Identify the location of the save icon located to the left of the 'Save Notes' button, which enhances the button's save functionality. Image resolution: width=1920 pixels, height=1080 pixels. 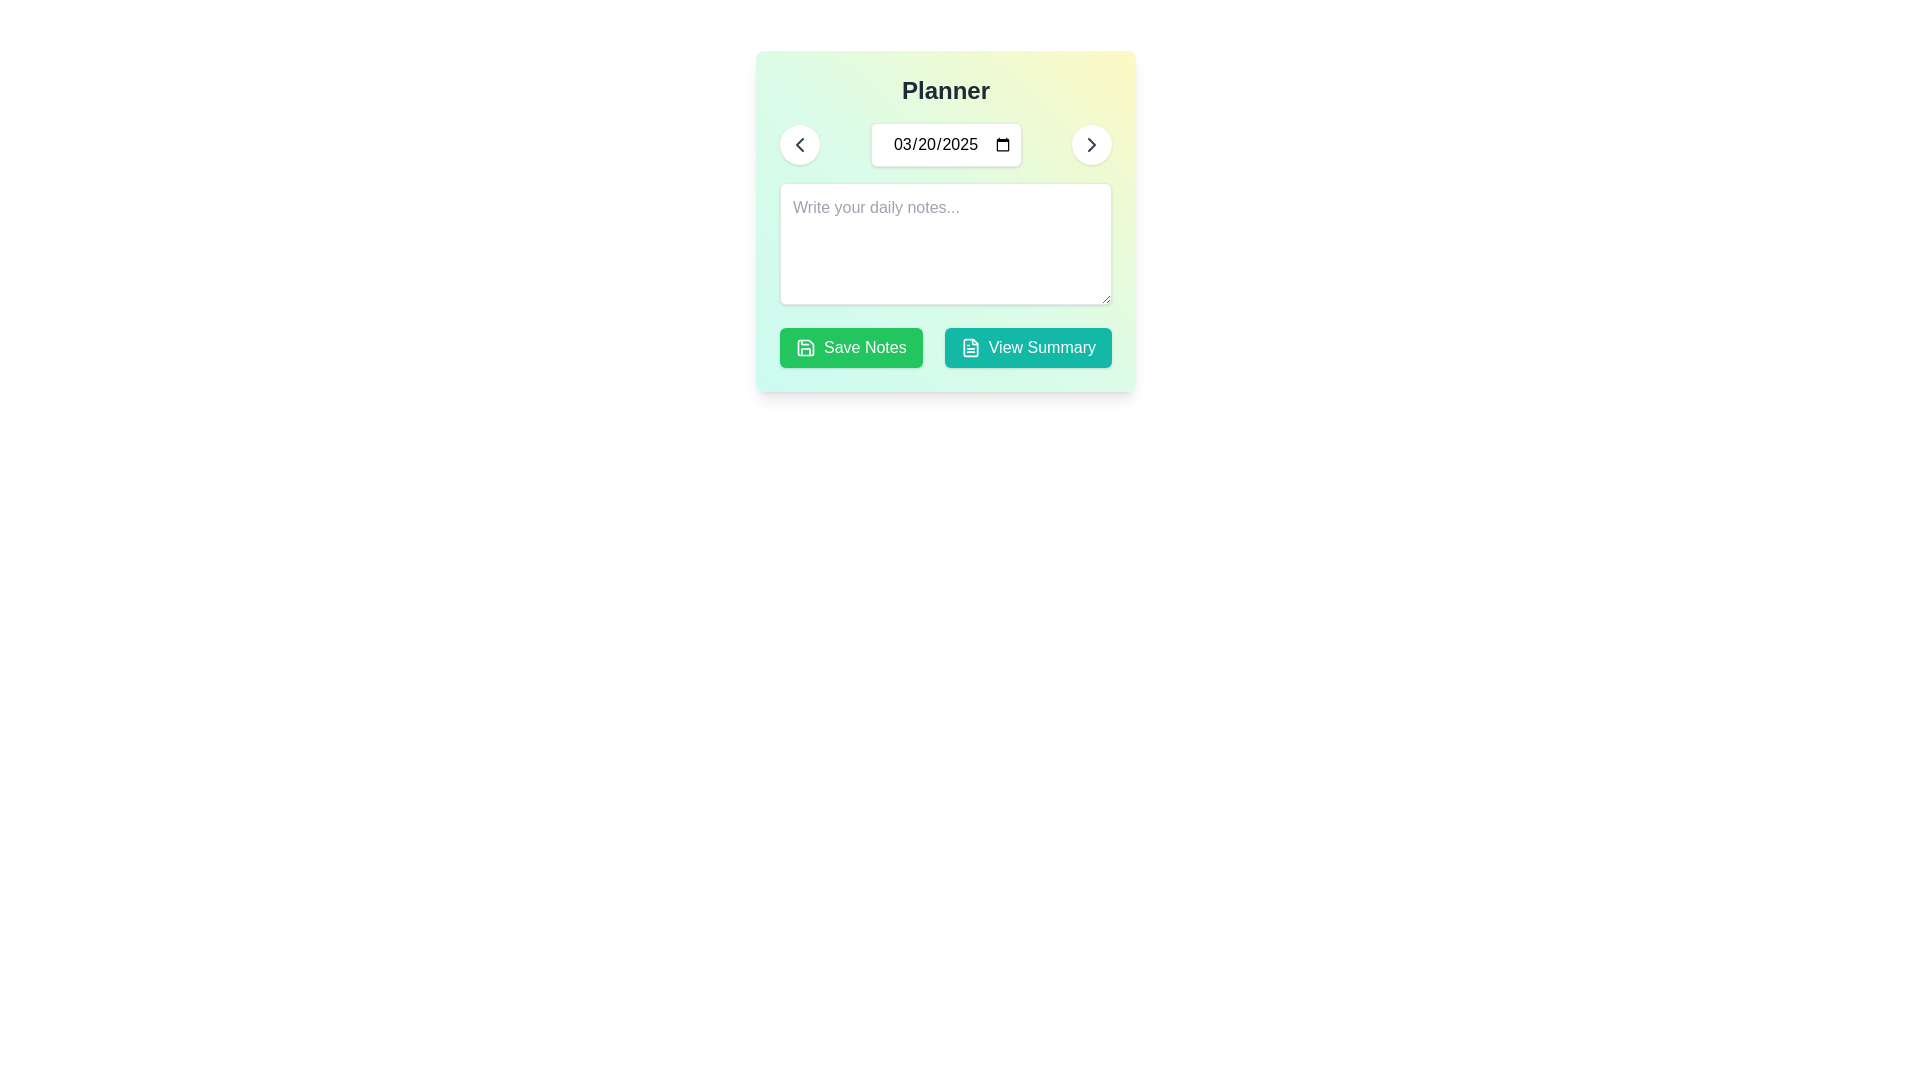
(806, 346).